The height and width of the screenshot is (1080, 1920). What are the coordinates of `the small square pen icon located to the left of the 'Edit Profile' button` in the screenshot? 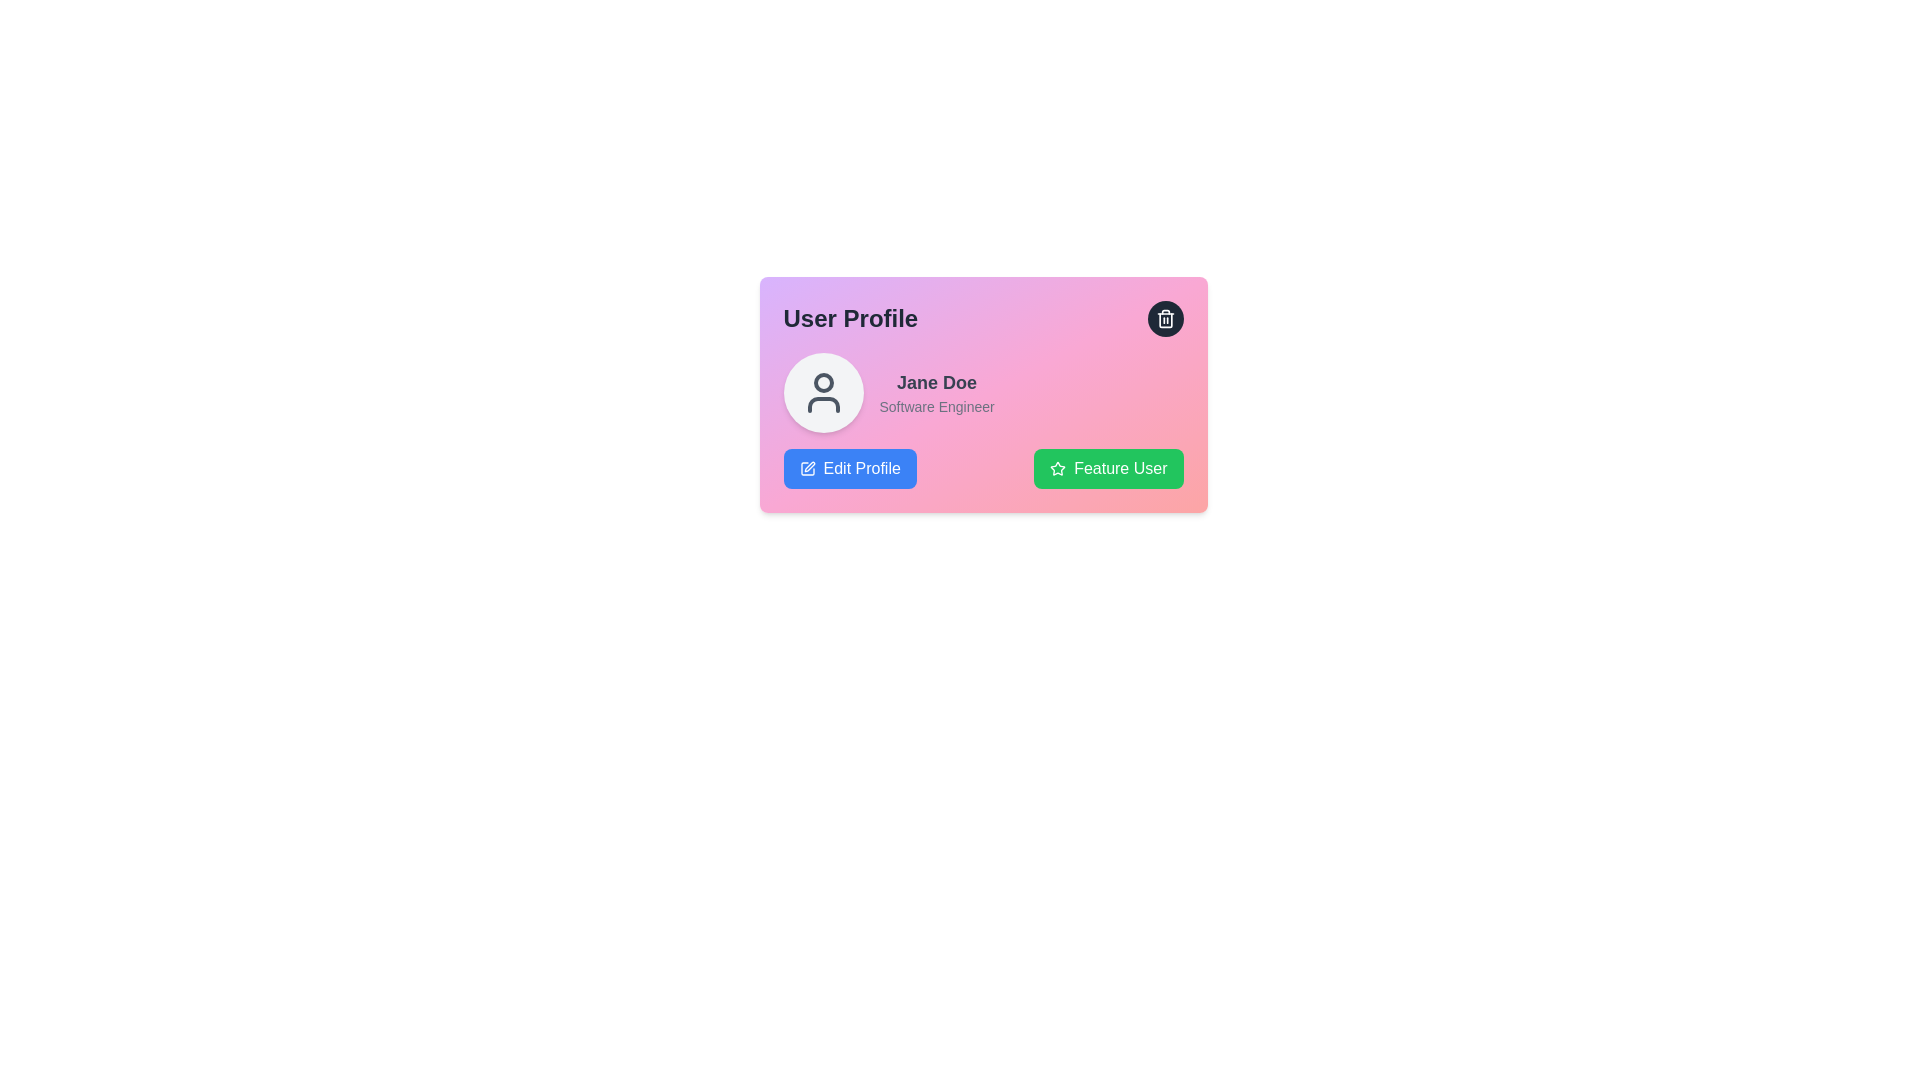 It's located at (807, 469).